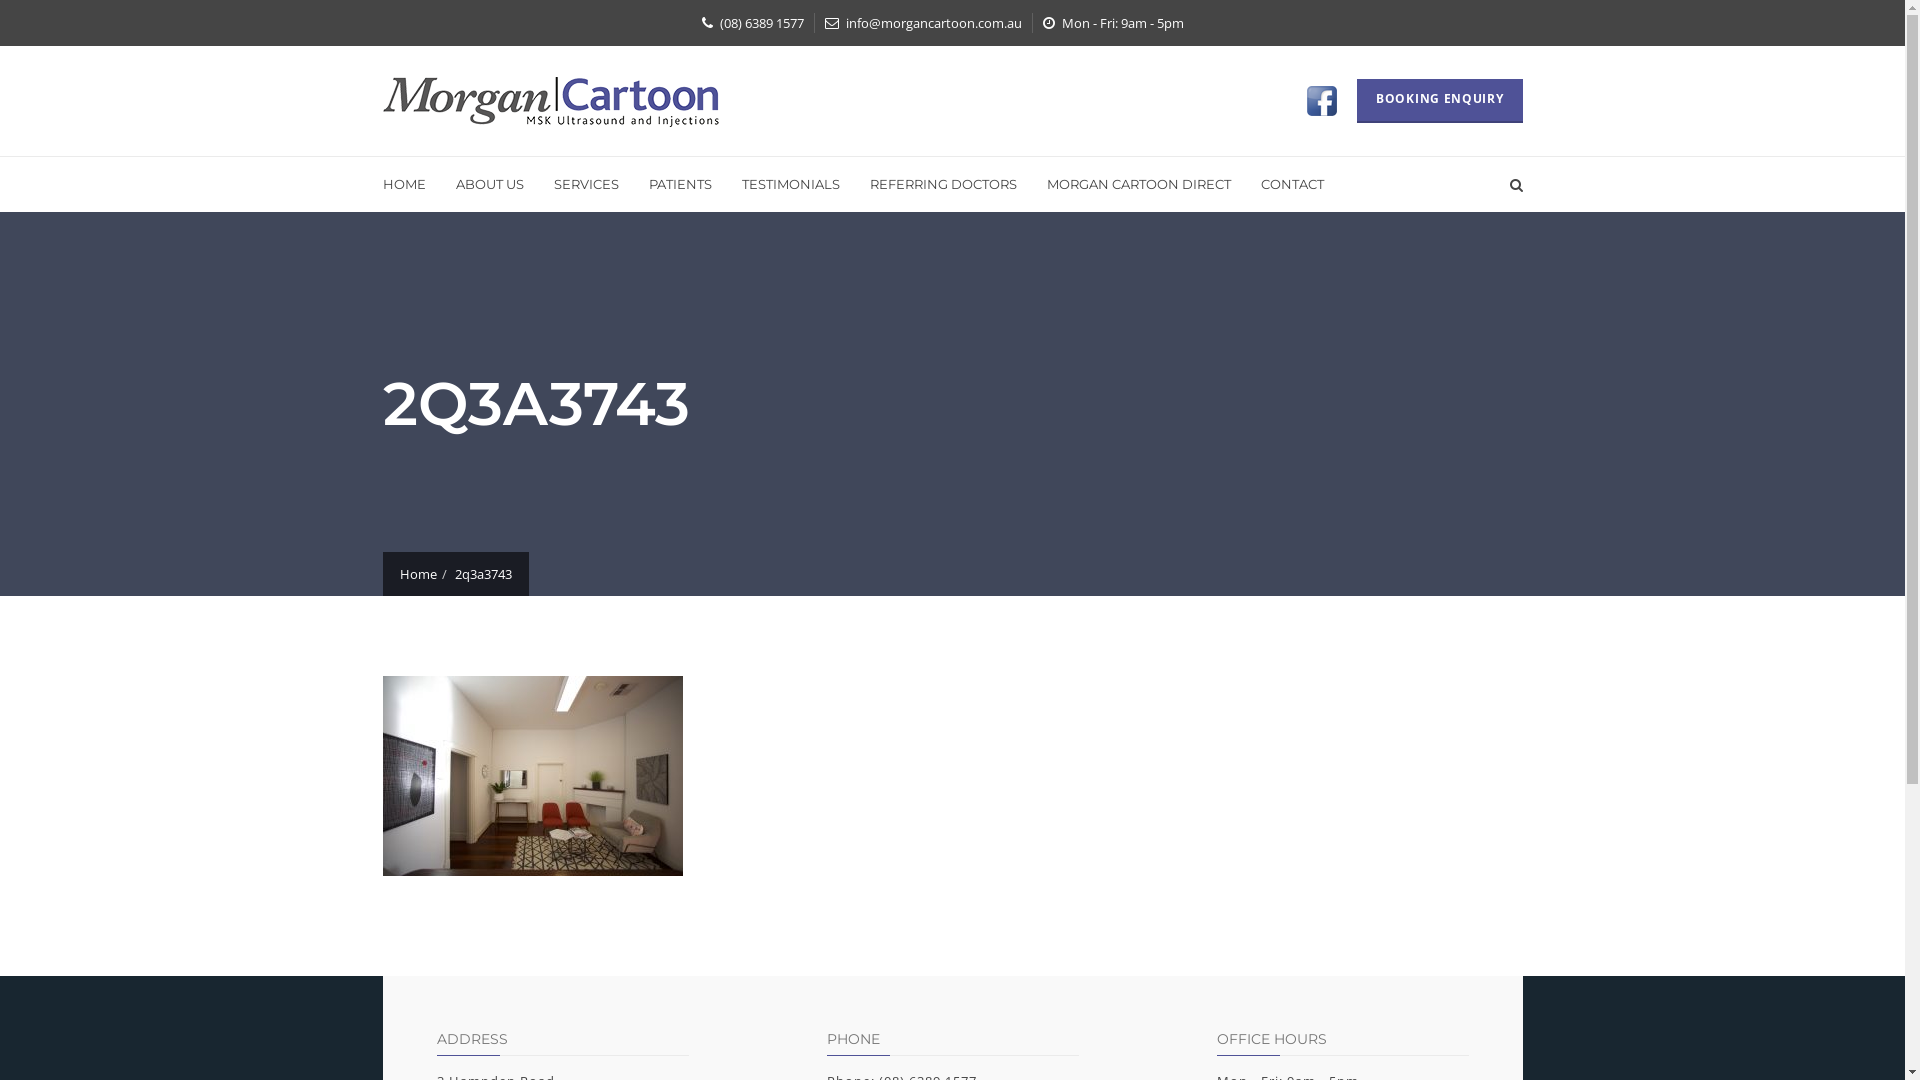  Describe the element at coordinates (1138, 184) in the screenshot. I see `'MORGAN CARTOON DIRECT'` at that location.